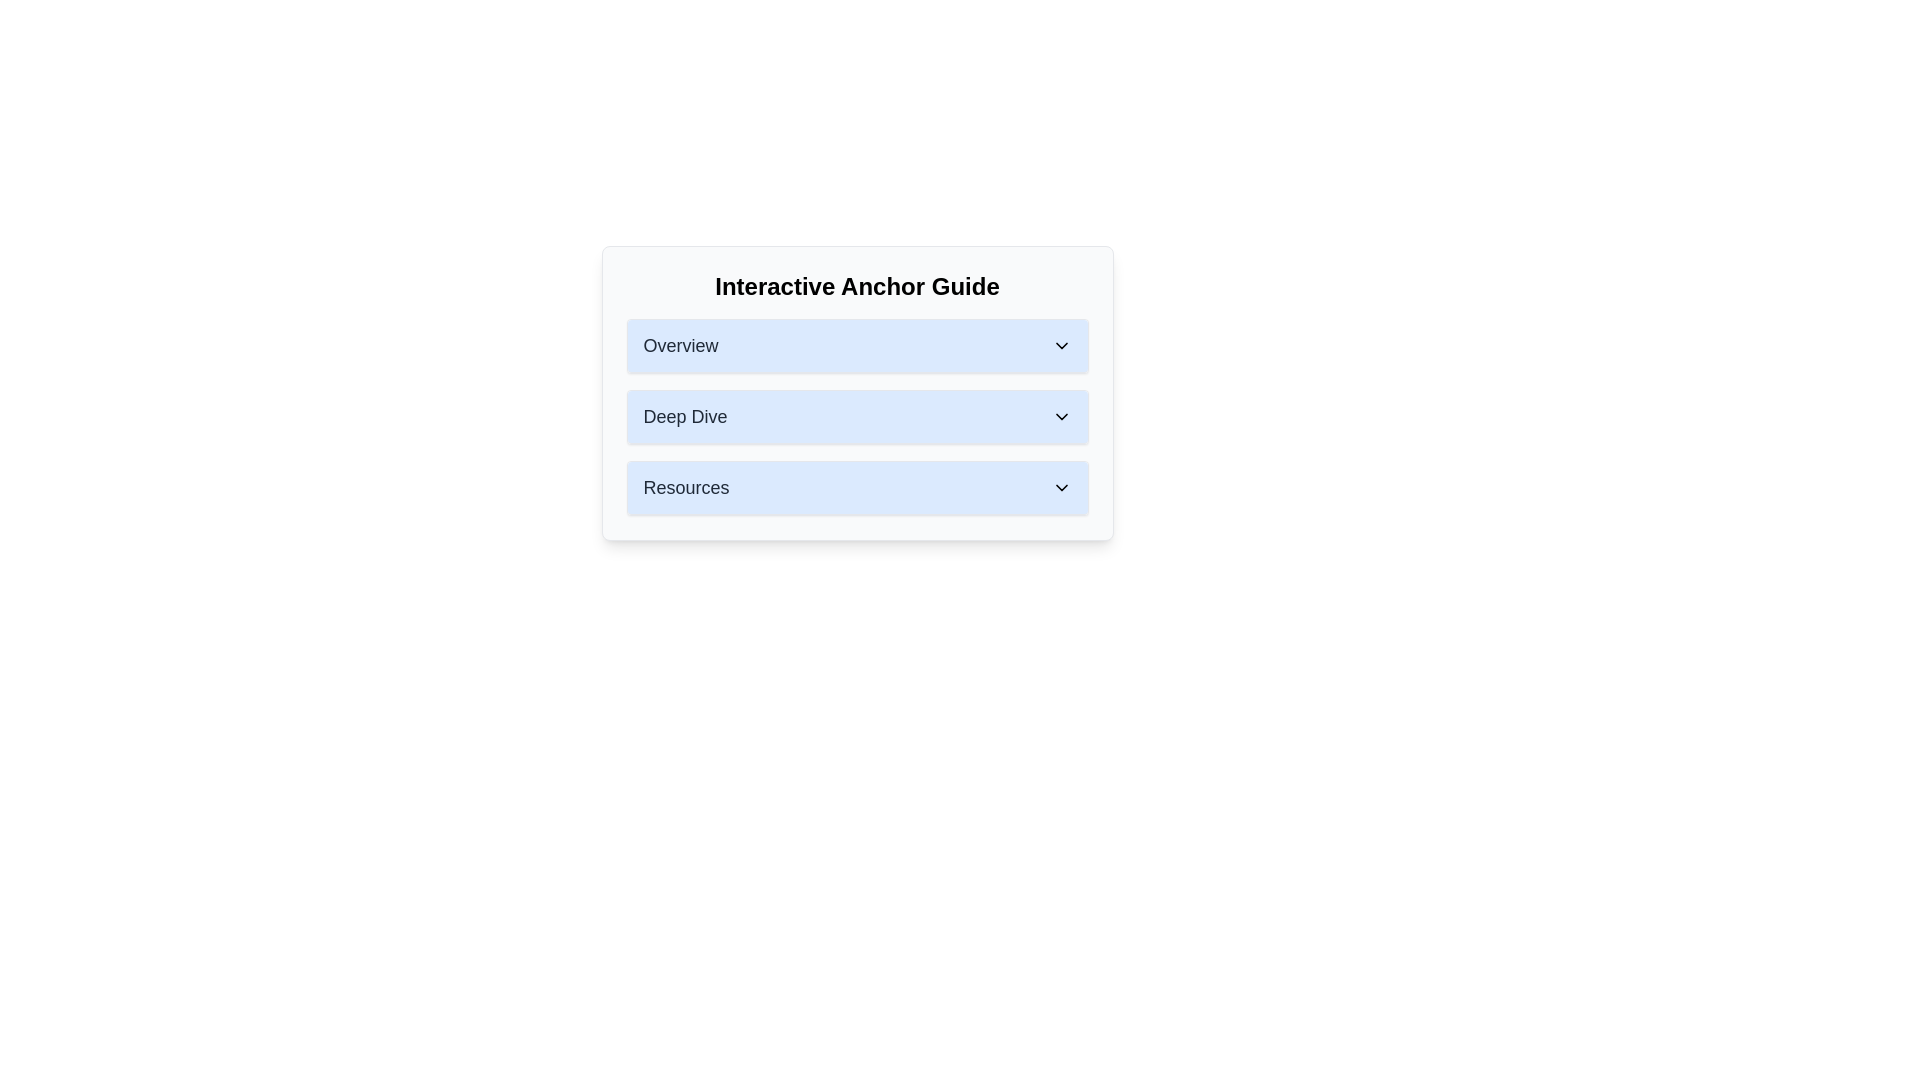 The width and height of the screenshot is (1920, 1080). What do you see at coordinates (1060, 345) in the screenshot?
I see `the downward pointing chevron icon located at the far right side of the 'Overview' section` at bounding box center [1060, 345].